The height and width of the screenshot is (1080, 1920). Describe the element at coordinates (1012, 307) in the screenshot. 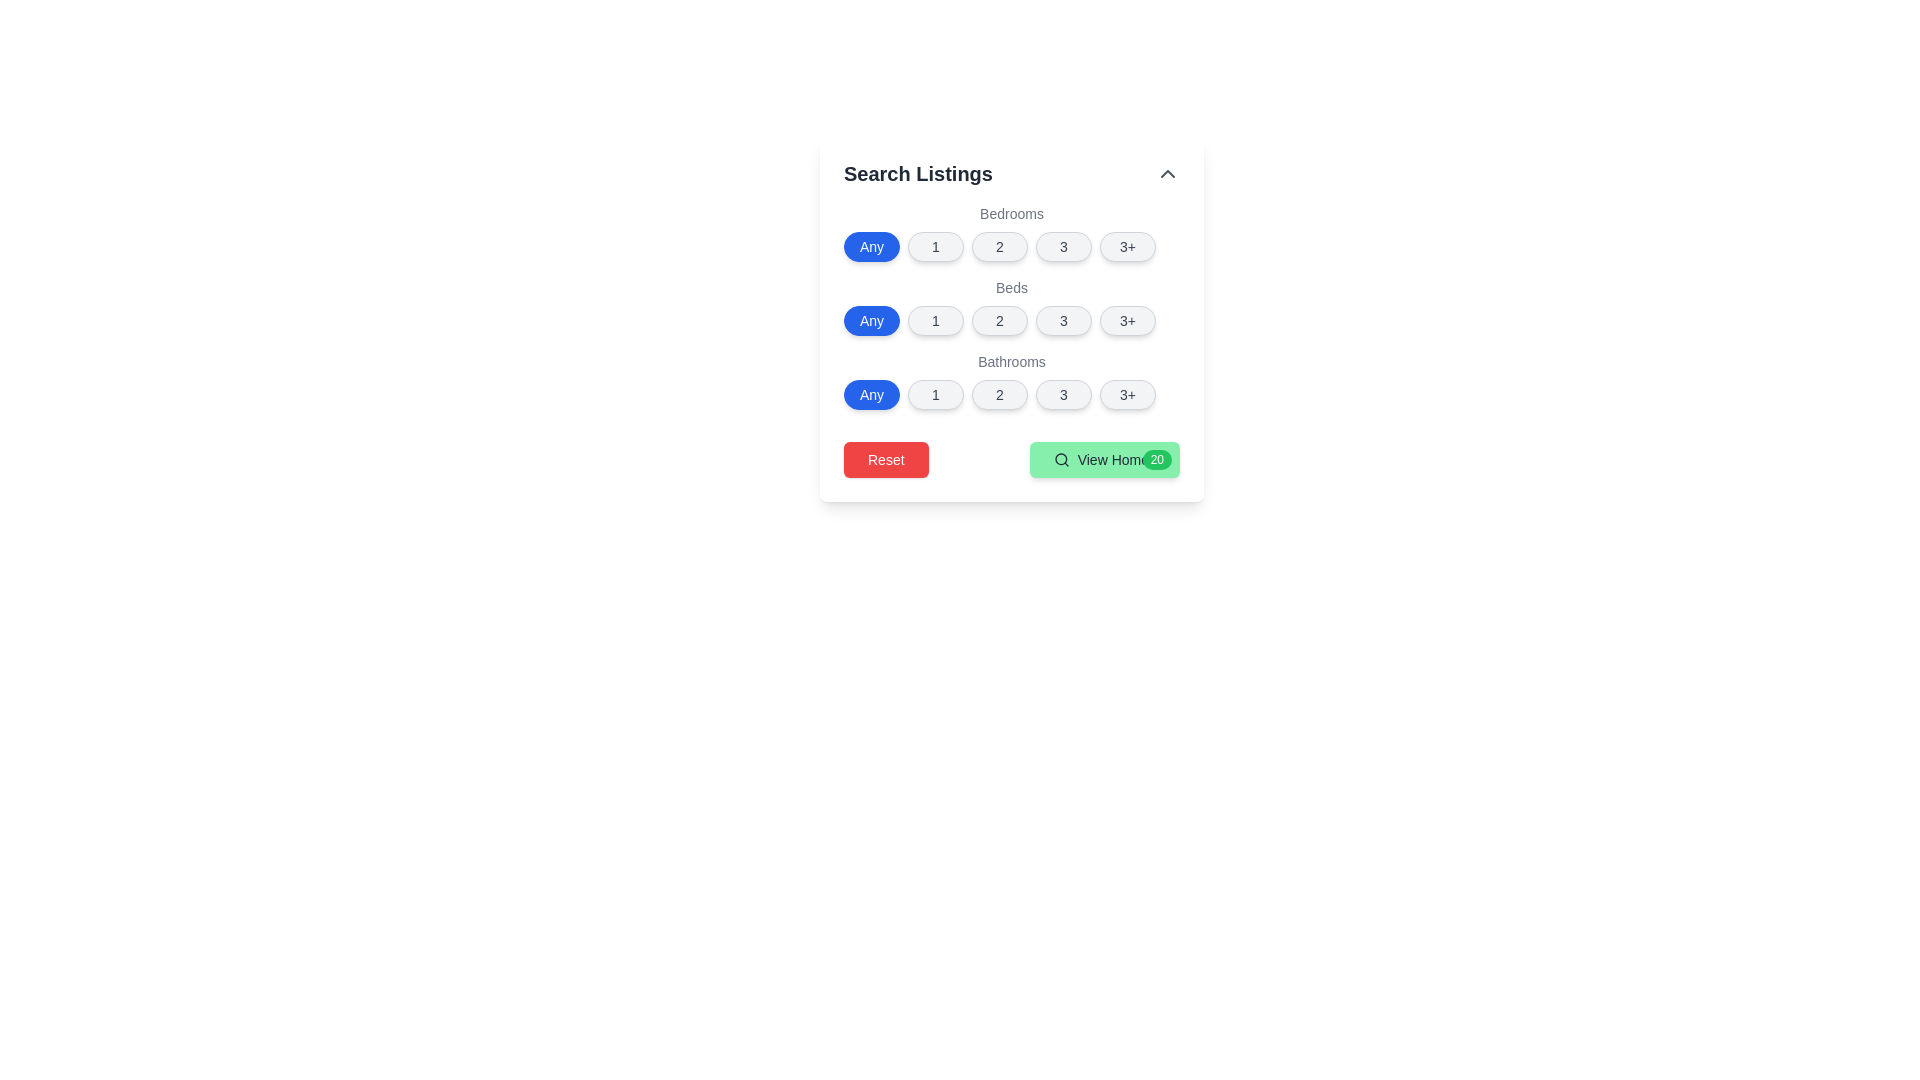

I see `the interactive button group for selecting the count of beds, which includes buttons labeled 'Any', '1', '2', '3', and '3+'` at that location.